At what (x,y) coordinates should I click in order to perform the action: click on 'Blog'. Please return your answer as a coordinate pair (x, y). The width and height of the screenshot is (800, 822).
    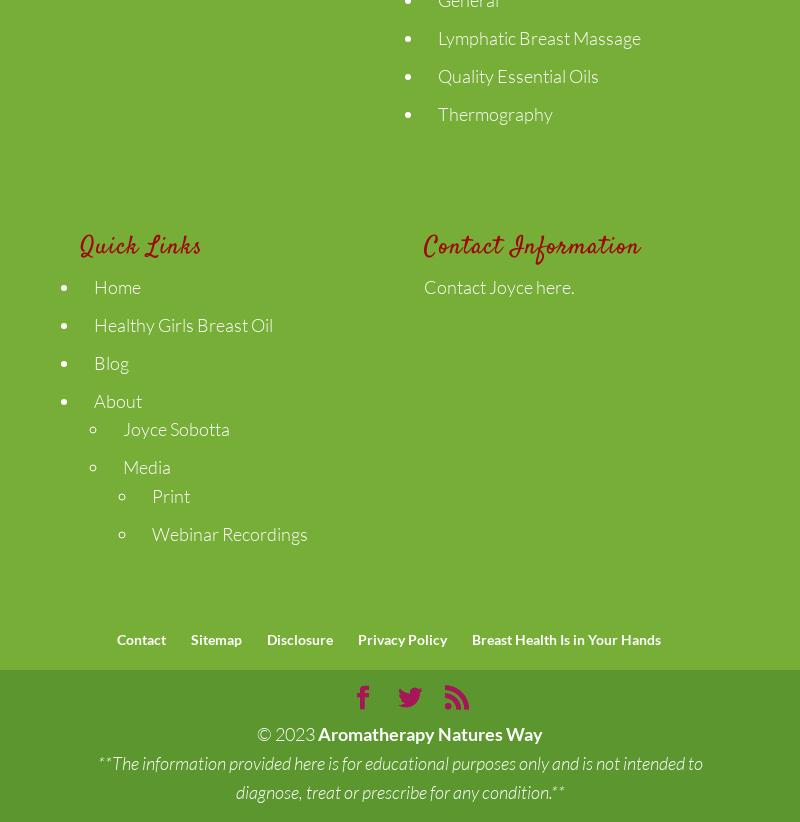
    Looking at the image, I should click on (110, 361).